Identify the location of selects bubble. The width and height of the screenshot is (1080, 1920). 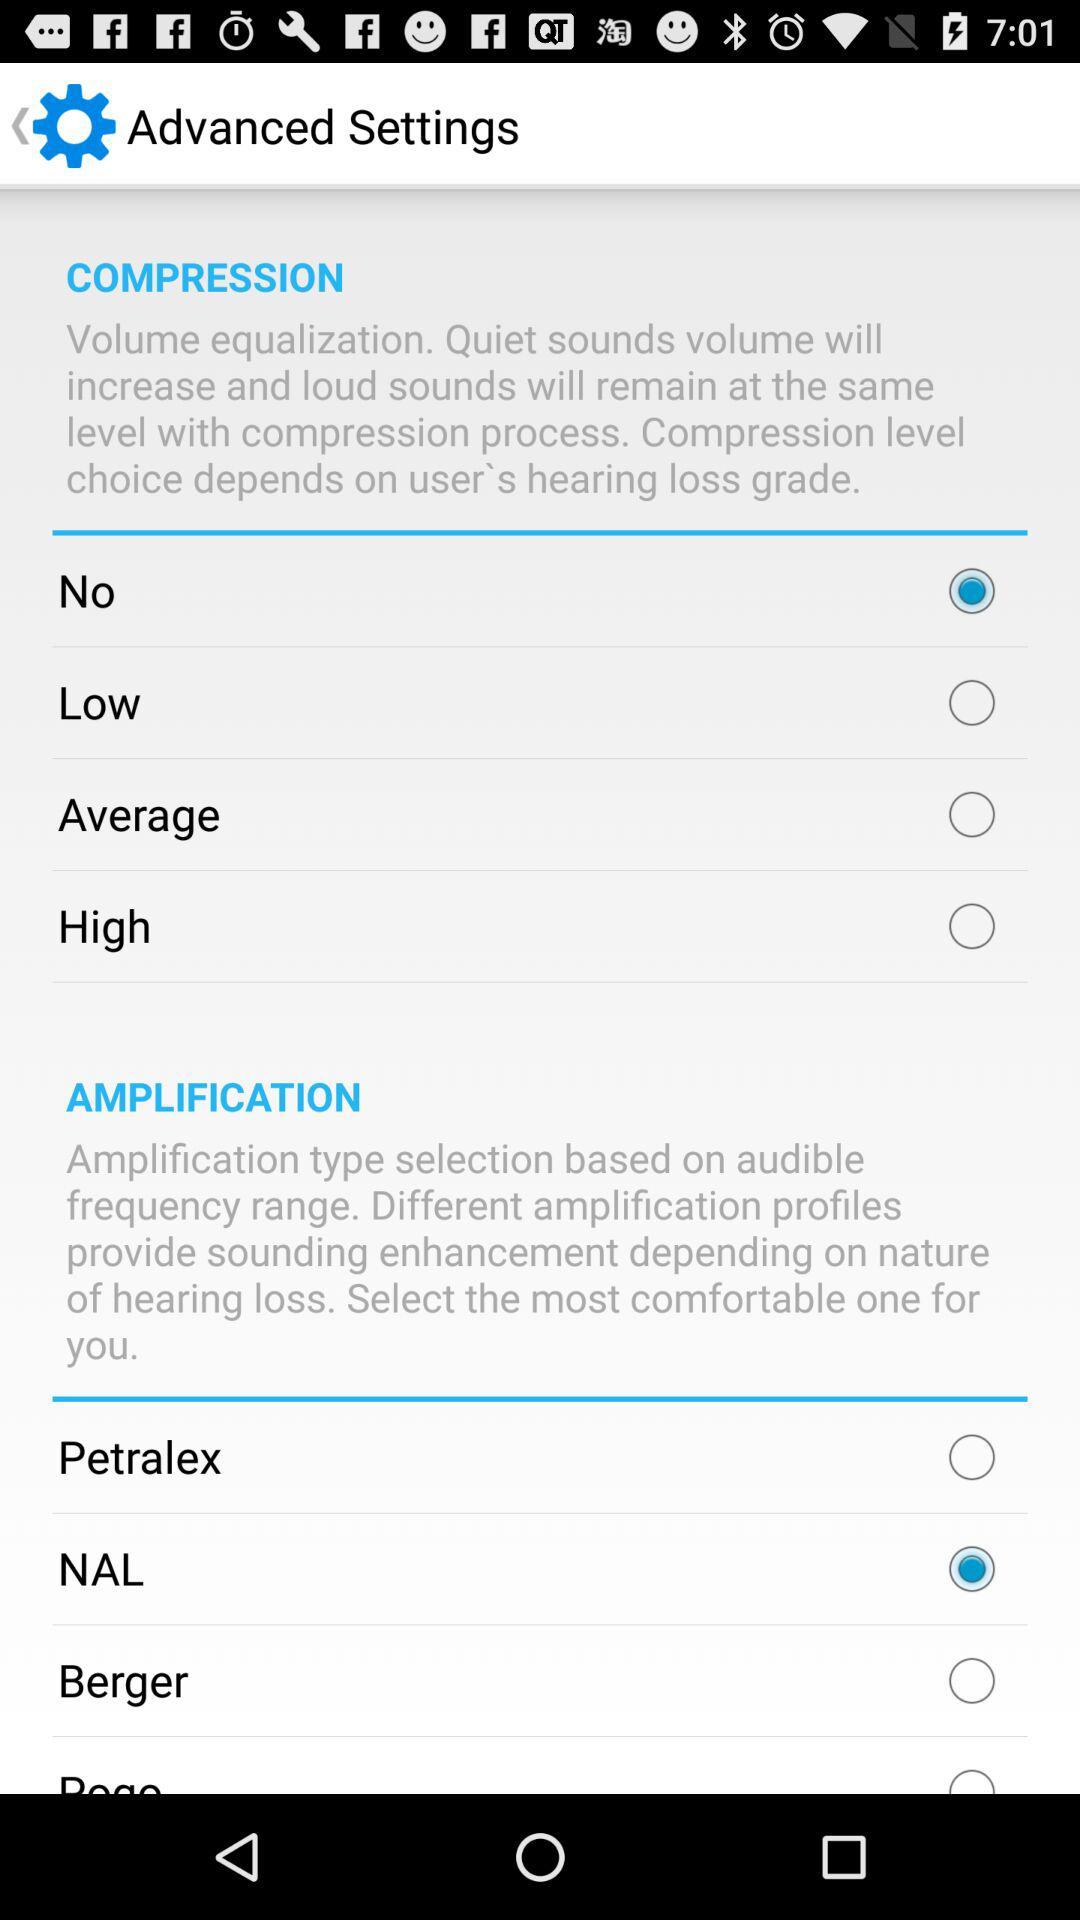
(971, 814).